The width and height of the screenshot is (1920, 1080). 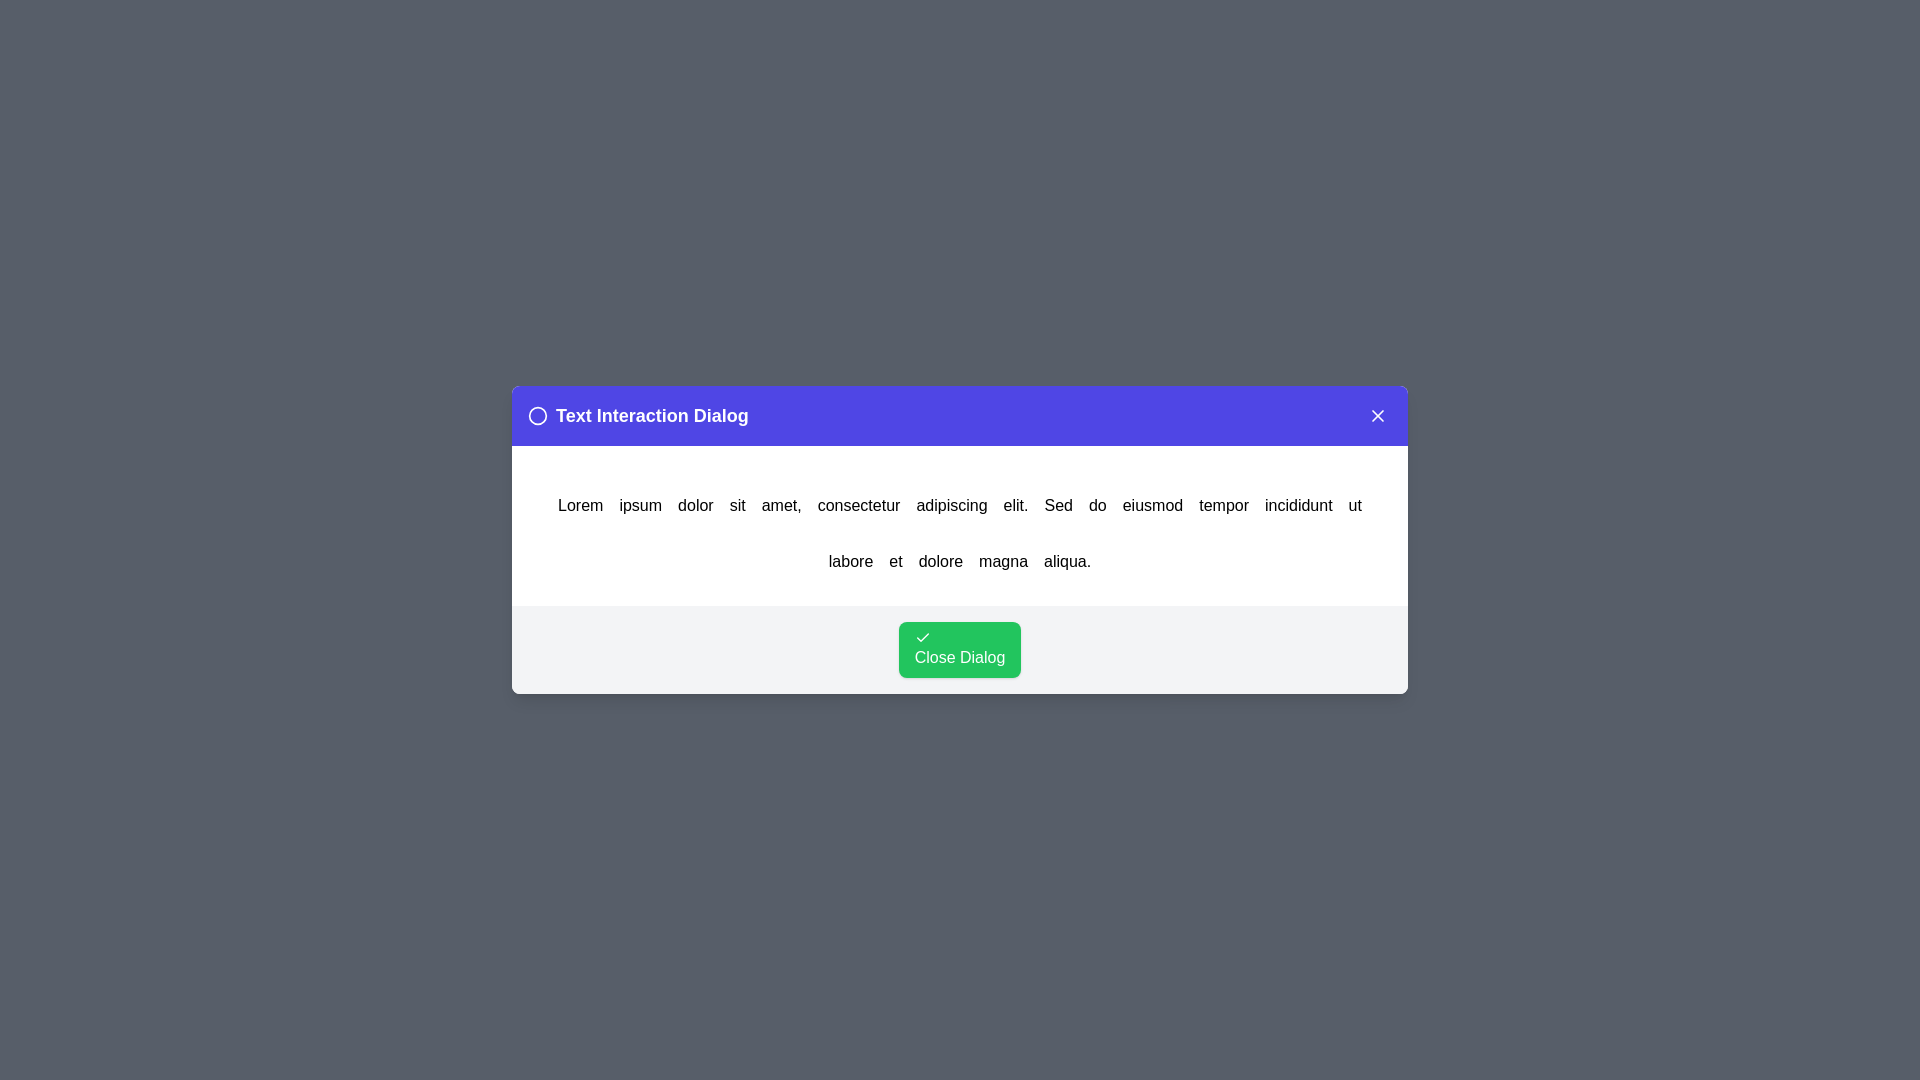 I want to click on the word dolor in the text to trigger an alert displaying the clicked word, so click(x=695, y=504).